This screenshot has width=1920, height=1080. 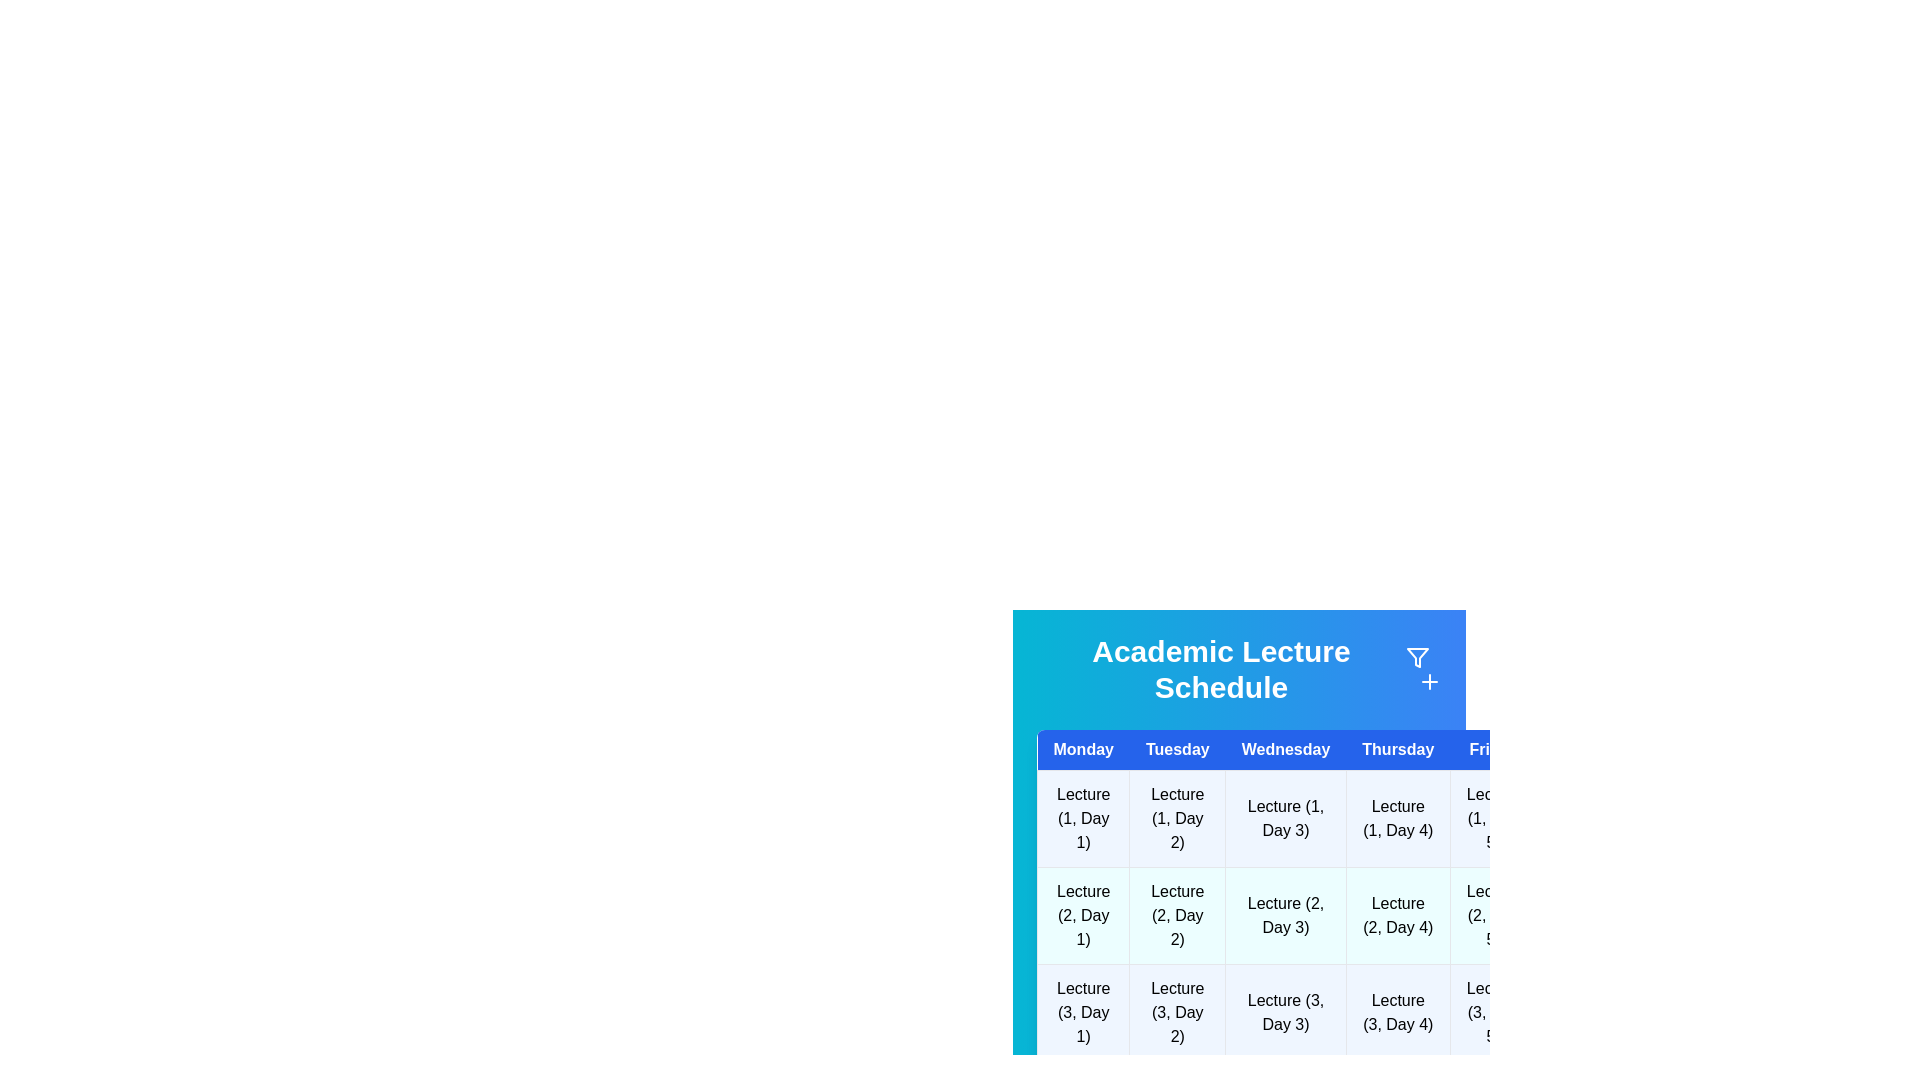 What do you see at coordinates (1416, 658) in the screenshot?
I see `the filter icon to apply filters to the schedule` at bounding box center [1416, 658].